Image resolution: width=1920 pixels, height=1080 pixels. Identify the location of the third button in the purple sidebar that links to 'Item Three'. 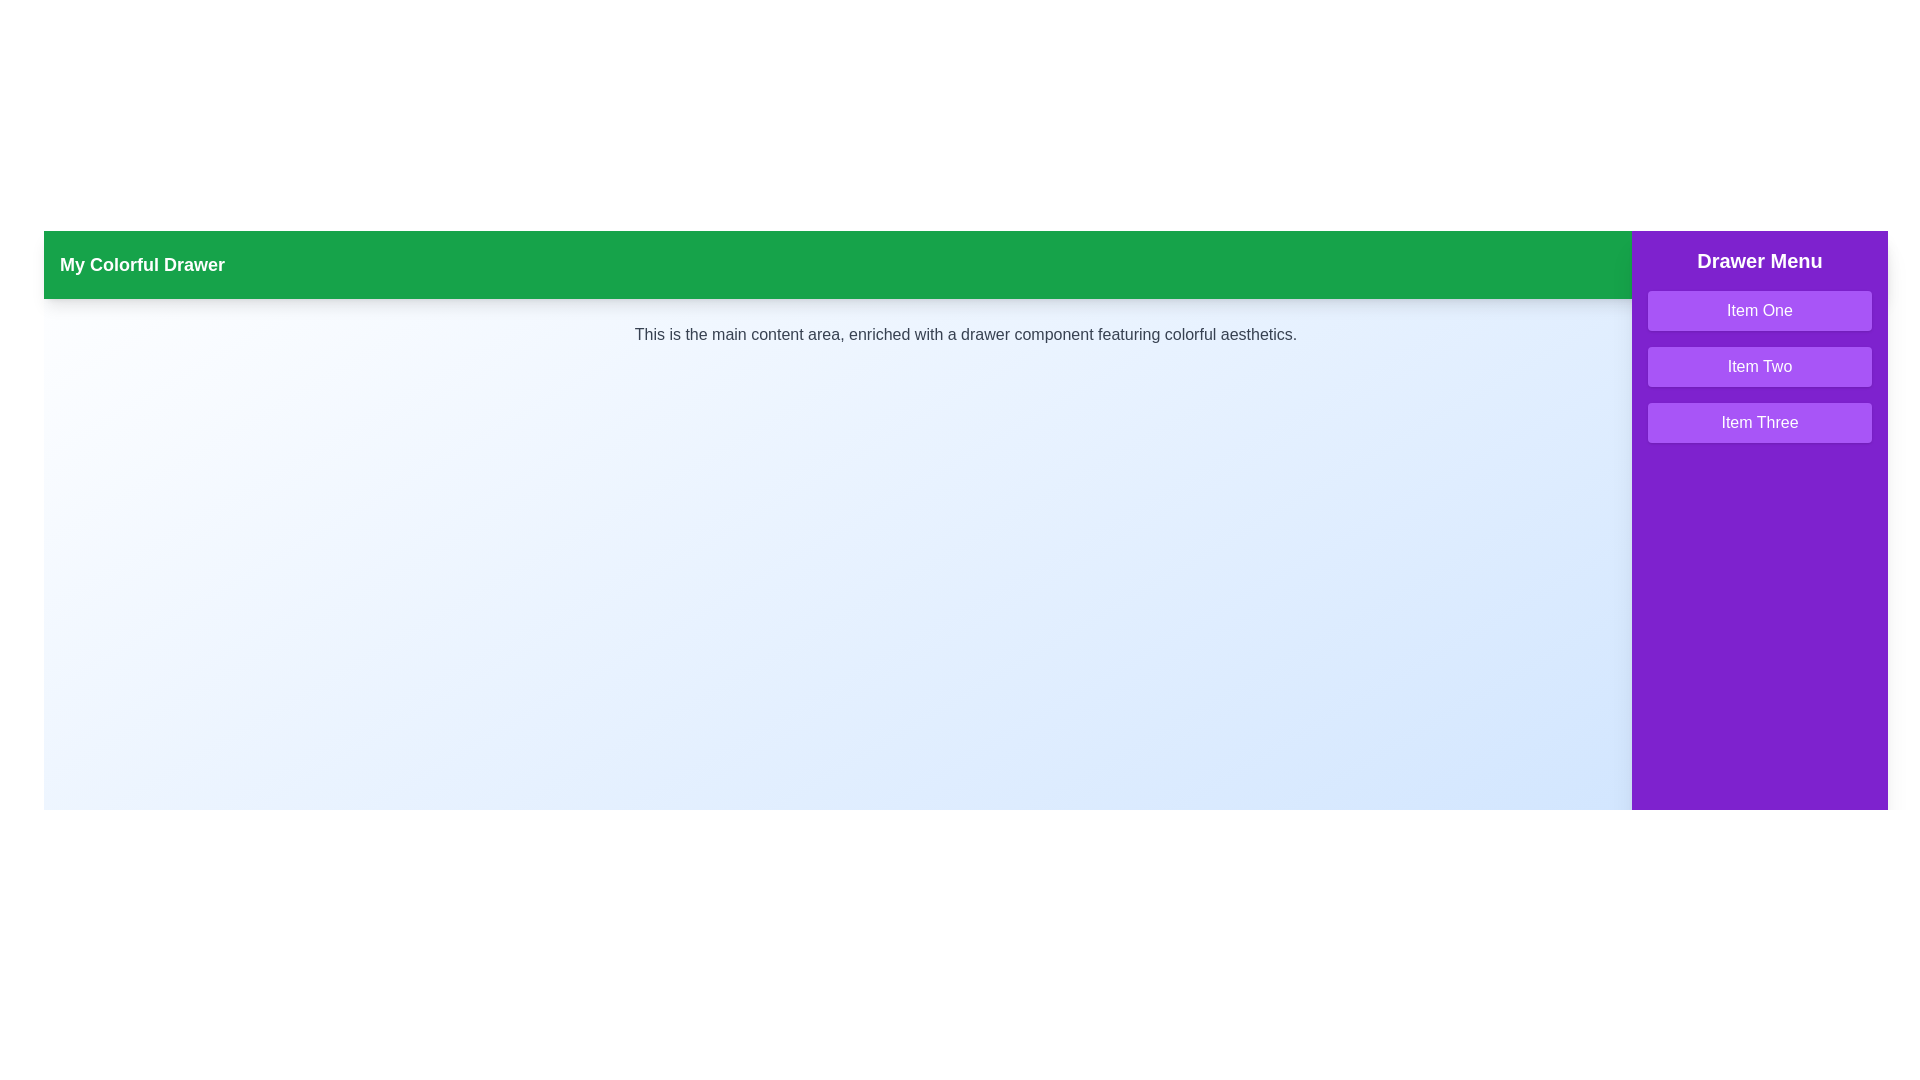
(1760, 422).